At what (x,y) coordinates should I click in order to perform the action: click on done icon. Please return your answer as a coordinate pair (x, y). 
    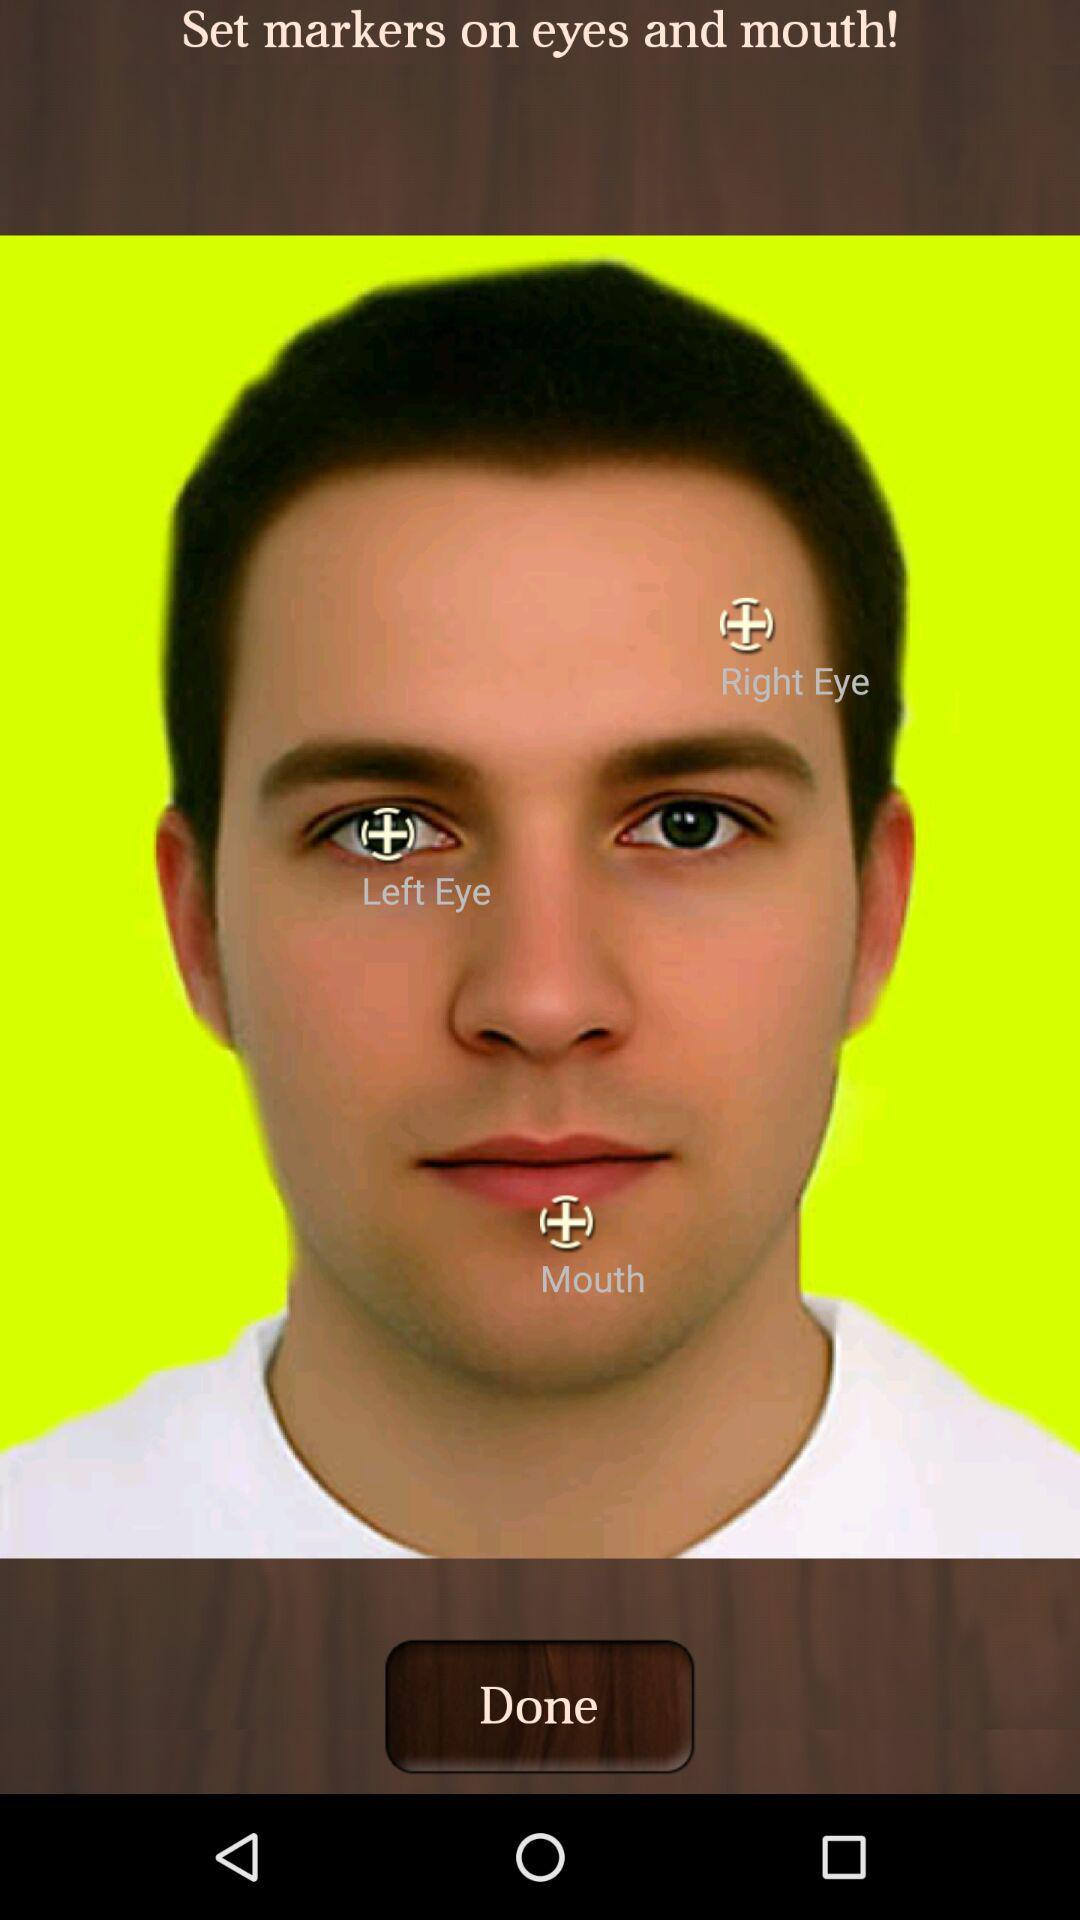
    Looking at the image, I should click on (538, 1705).